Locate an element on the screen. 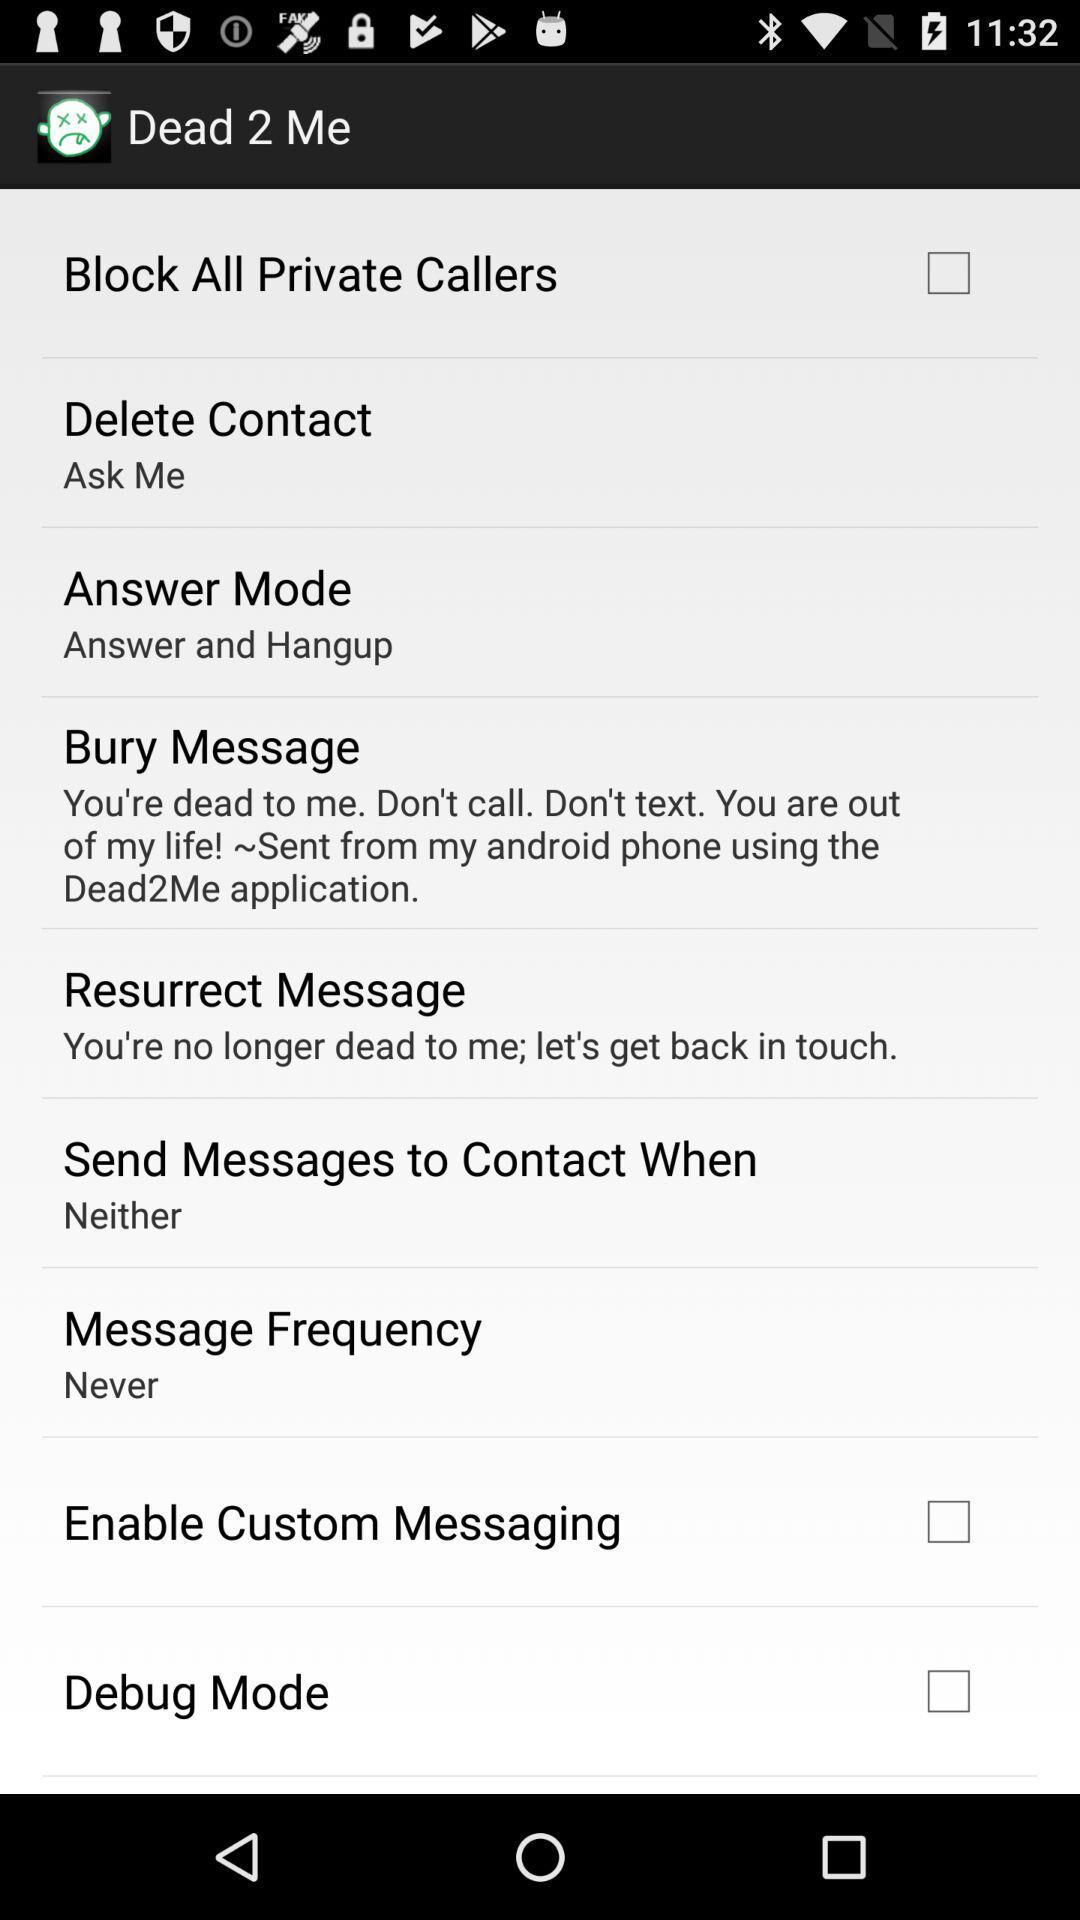  icon above you re no app is located at coordinates (263, 988).